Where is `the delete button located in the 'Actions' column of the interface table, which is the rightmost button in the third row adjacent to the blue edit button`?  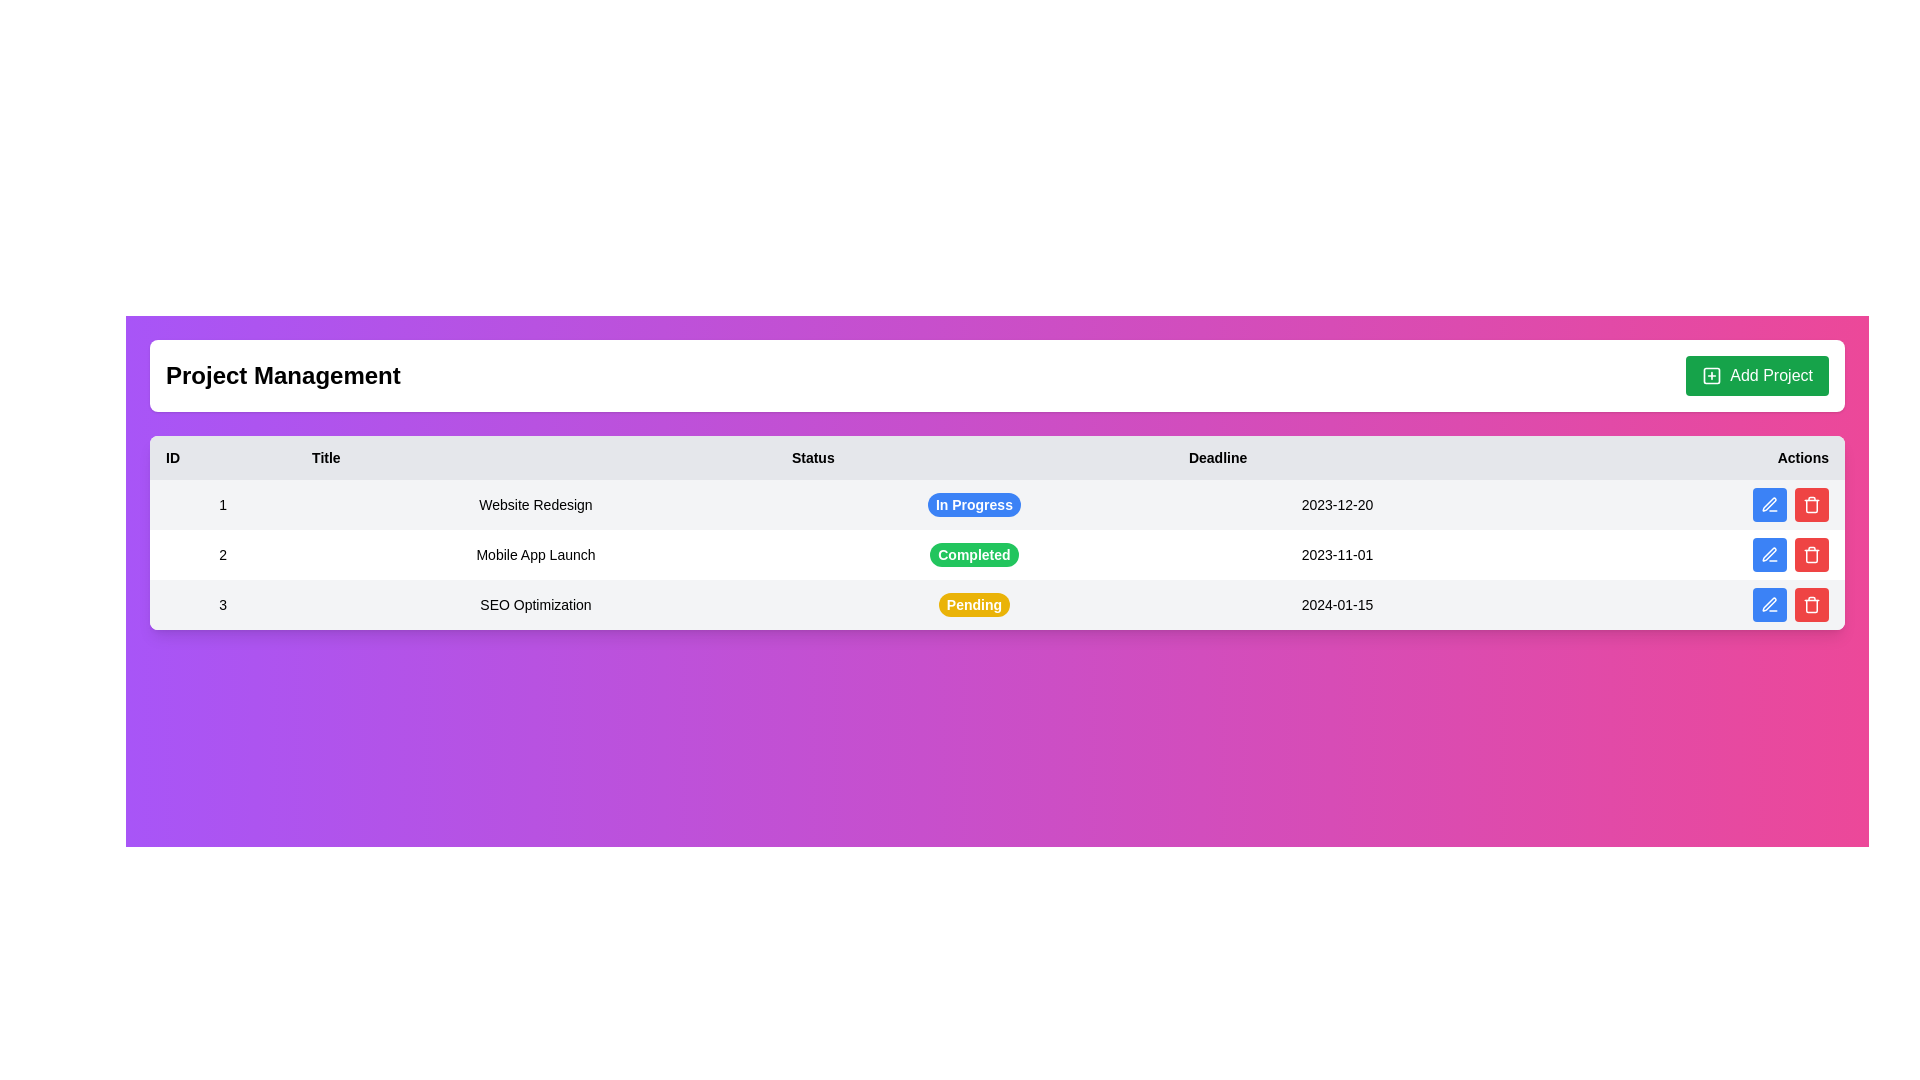 the delete button located in the 'Actions' column of the interface table, which is the rightmost button in the third row adjacent to the blue edit button is located at coordinates (1811, 504).